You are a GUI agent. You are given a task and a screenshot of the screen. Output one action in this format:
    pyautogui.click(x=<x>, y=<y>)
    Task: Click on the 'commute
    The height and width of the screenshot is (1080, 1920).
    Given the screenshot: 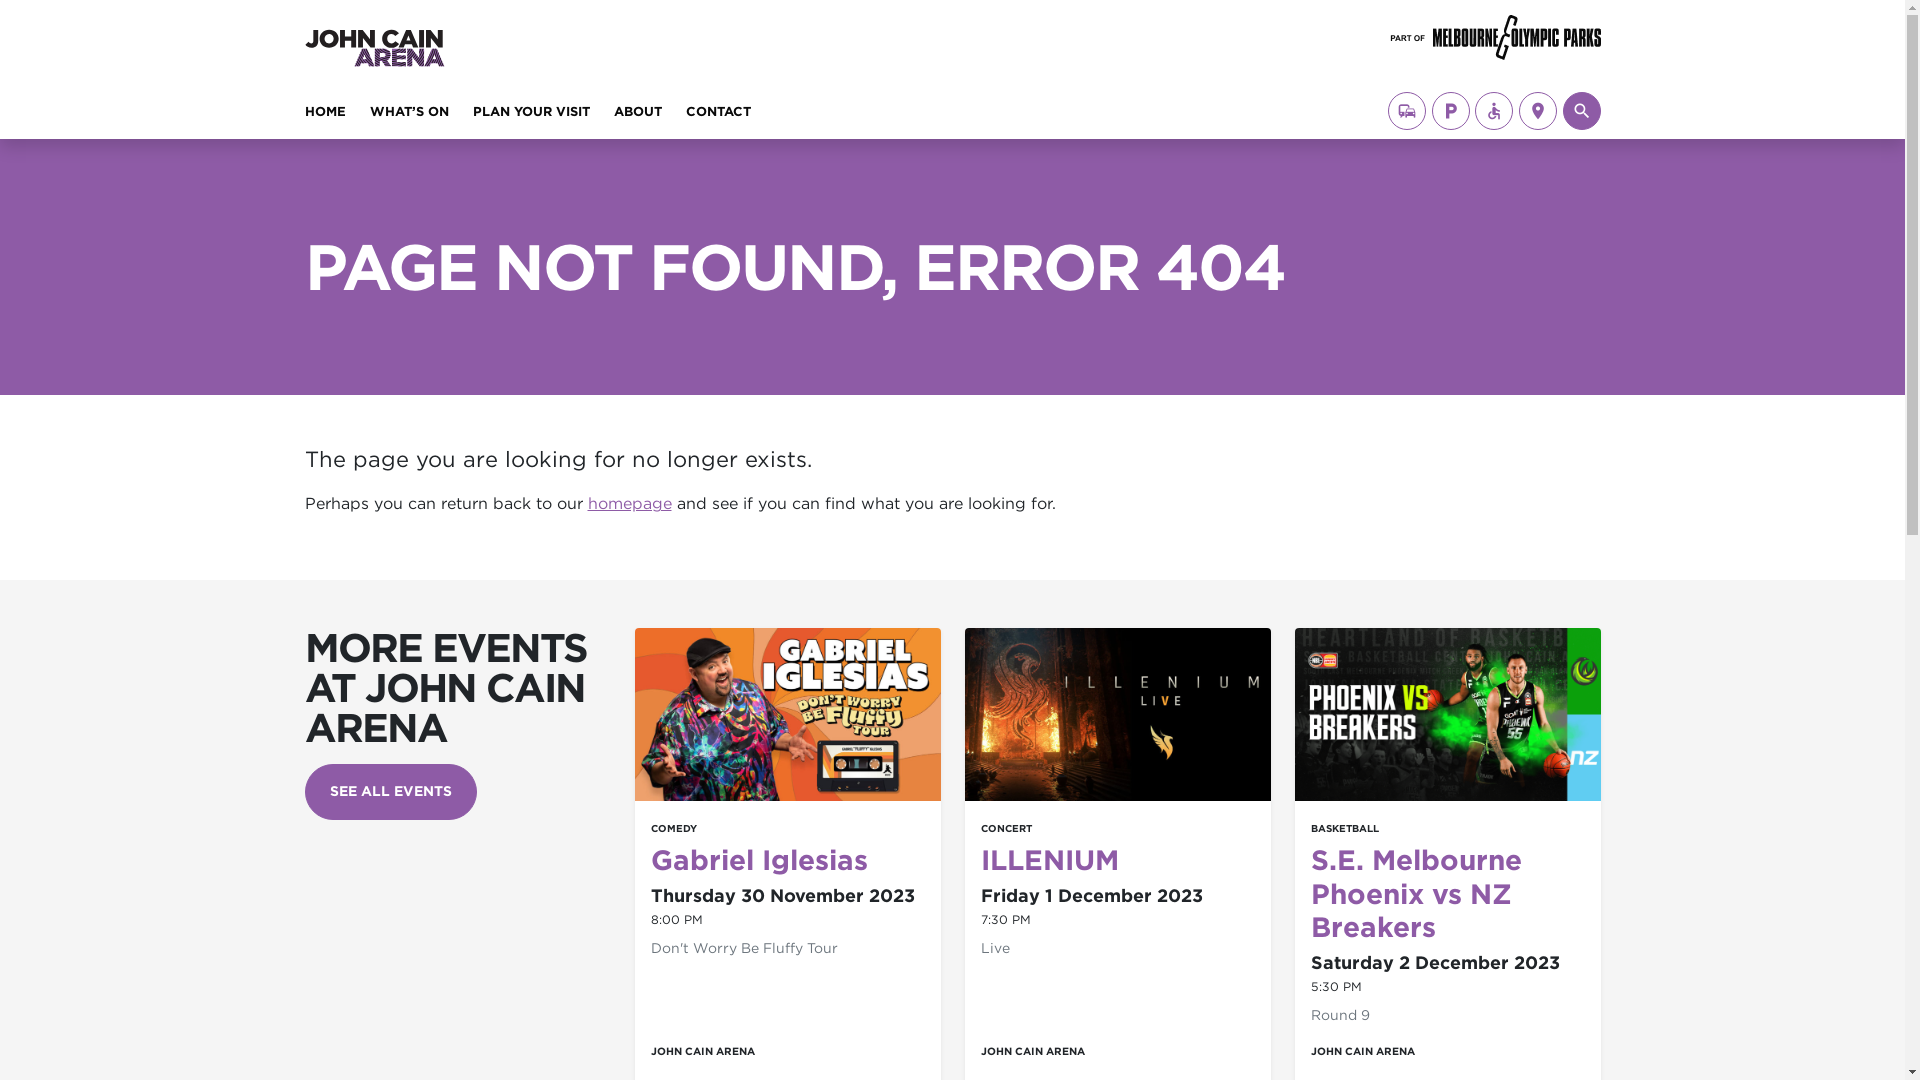 What is the action you would take?
    pyautogui.click(x=1405, y=111)
    